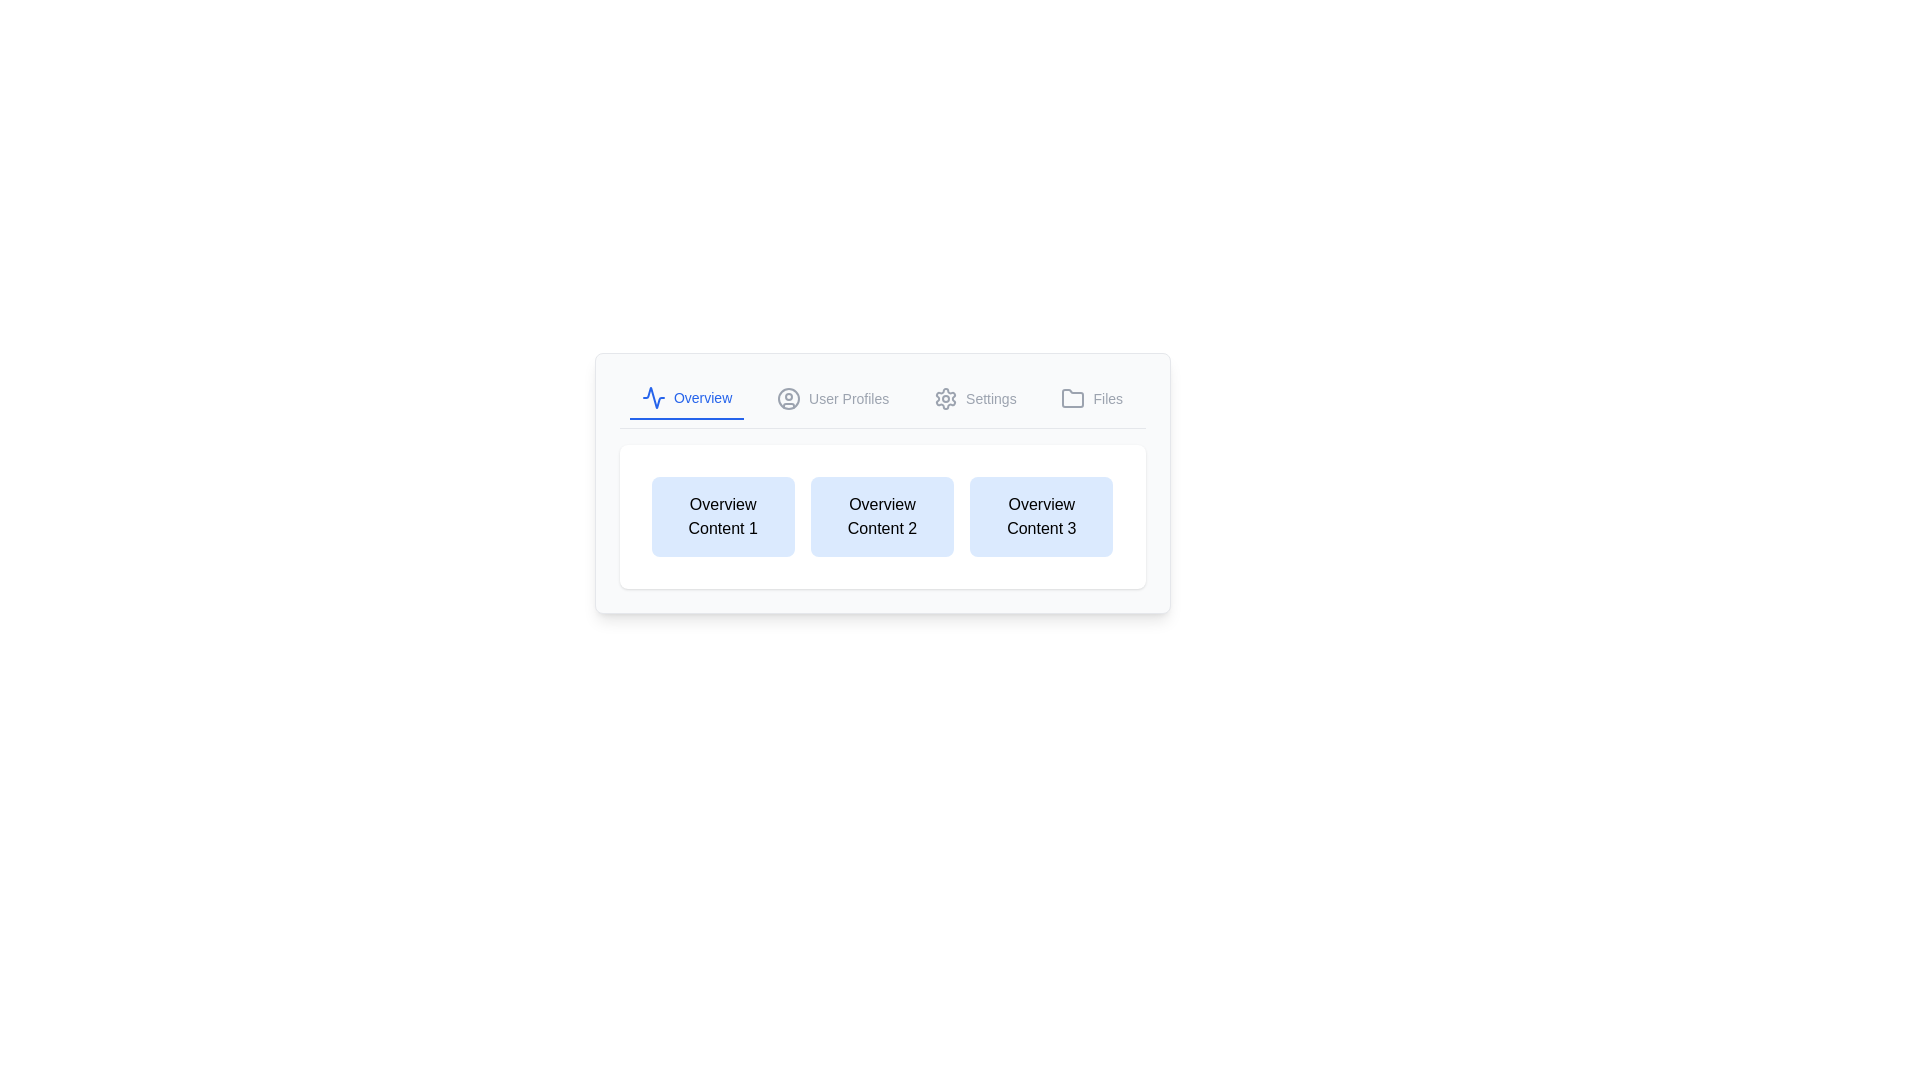 The width and height of the screenshot is (1920, 1080). Describe the element at coordinates (1072, 398) in the screenshot. I see `the folder icon located` at that location.